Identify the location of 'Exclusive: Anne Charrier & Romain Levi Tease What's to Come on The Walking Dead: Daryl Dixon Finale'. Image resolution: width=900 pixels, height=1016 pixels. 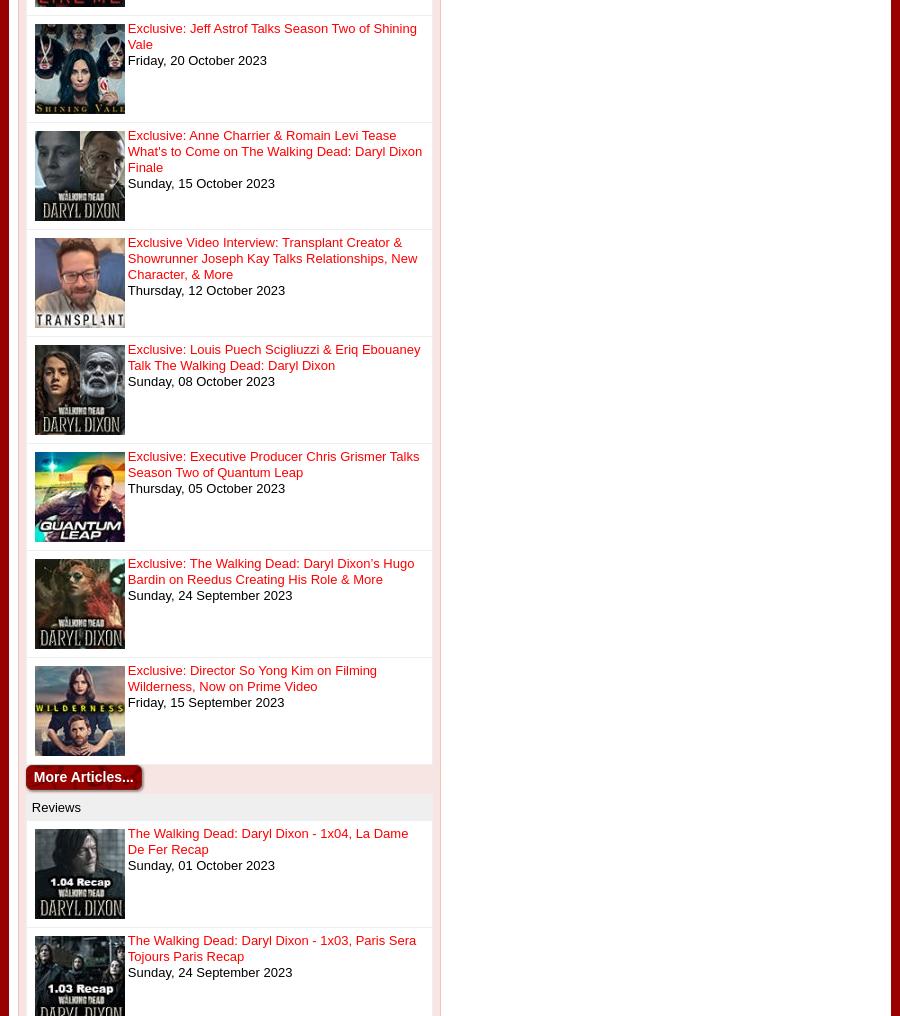
(126, 150).